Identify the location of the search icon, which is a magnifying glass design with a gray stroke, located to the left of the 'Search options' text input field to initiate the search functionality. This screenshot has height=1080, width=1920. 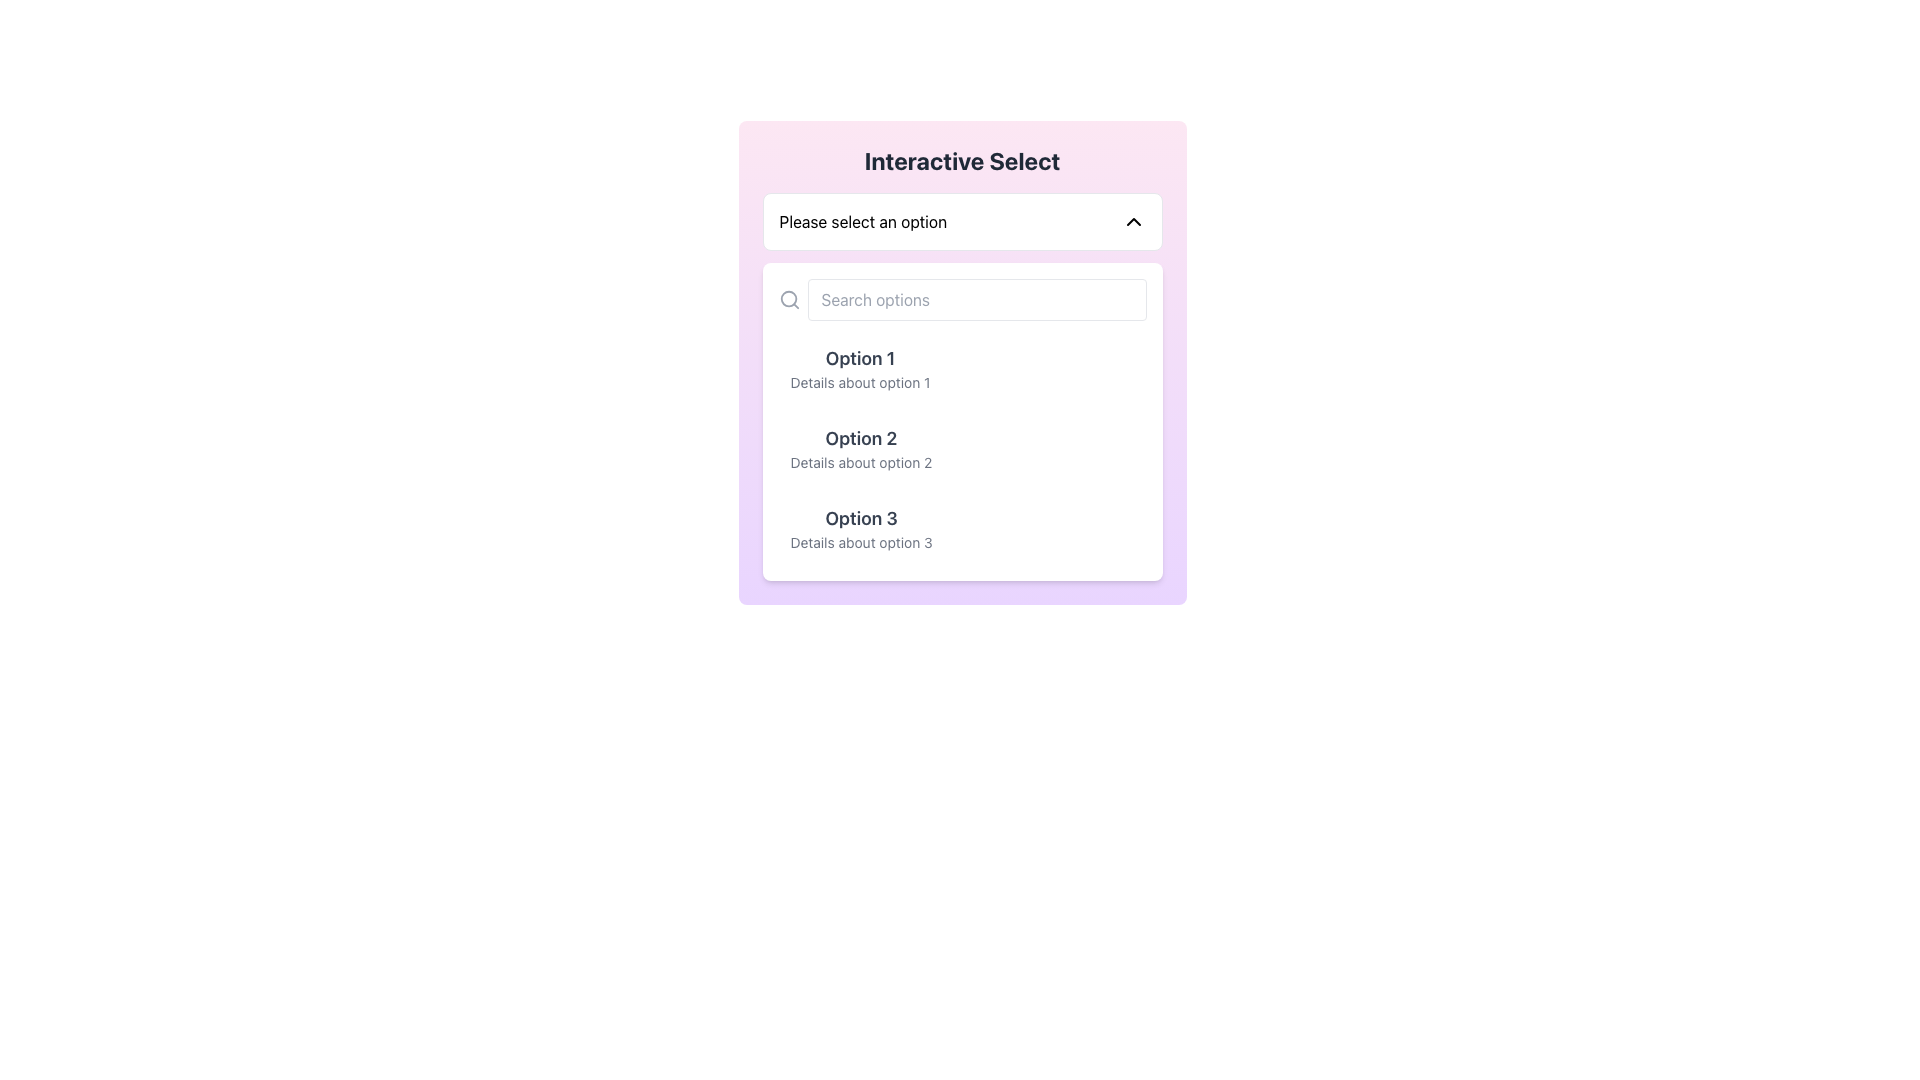
(788, 300).